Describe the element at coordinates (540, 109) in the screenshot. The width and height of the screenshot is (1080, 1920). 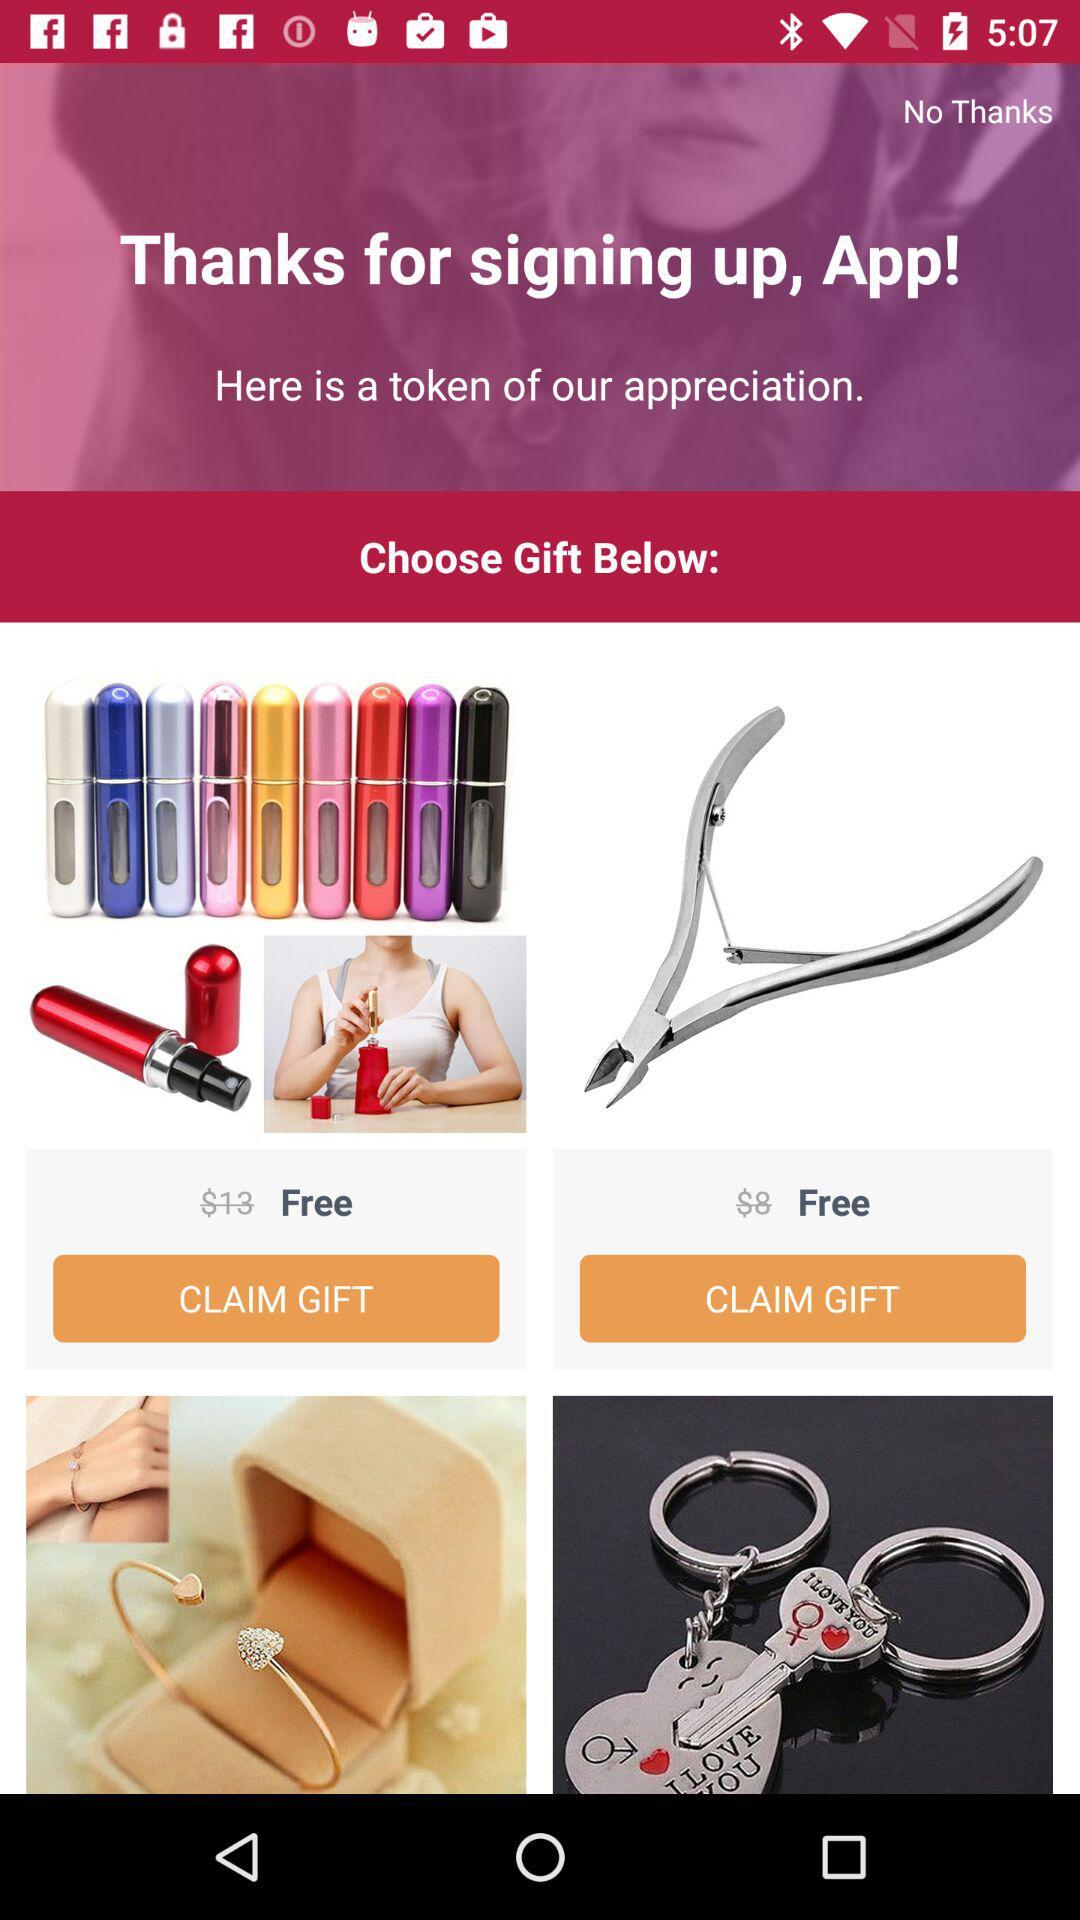
I see `the no thanks` at that location.